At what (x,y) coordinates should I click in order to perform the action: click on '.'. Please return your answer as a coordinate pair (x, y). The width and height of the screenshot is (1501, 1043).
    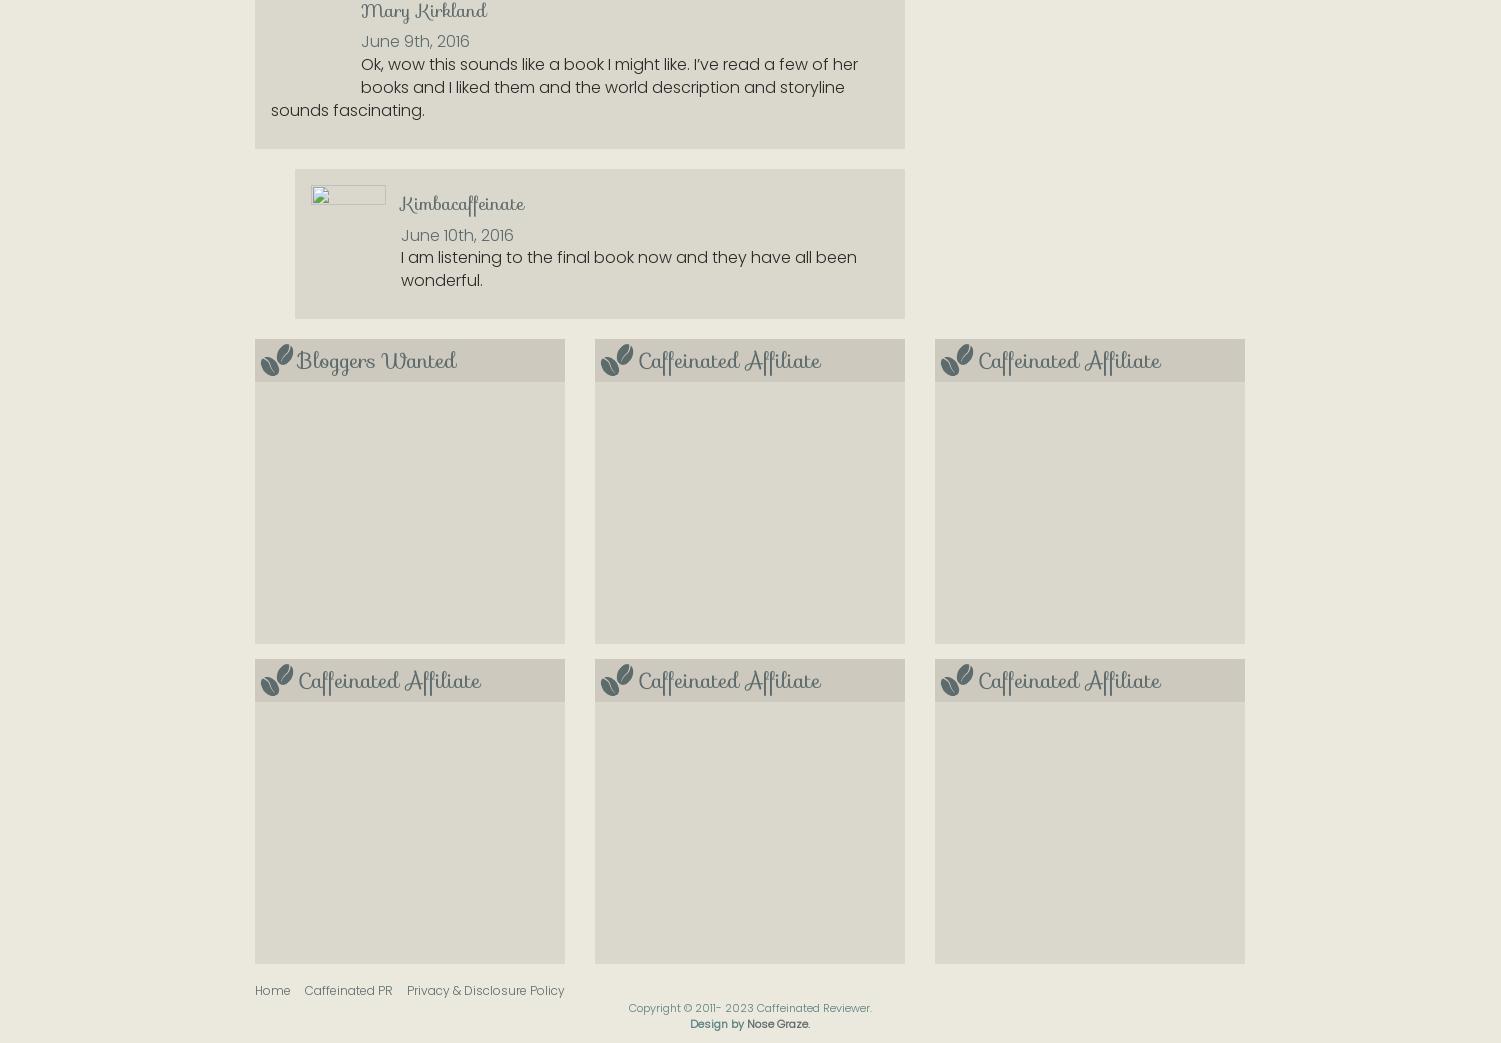
    Looking at the image, I should click on (808, 1024).